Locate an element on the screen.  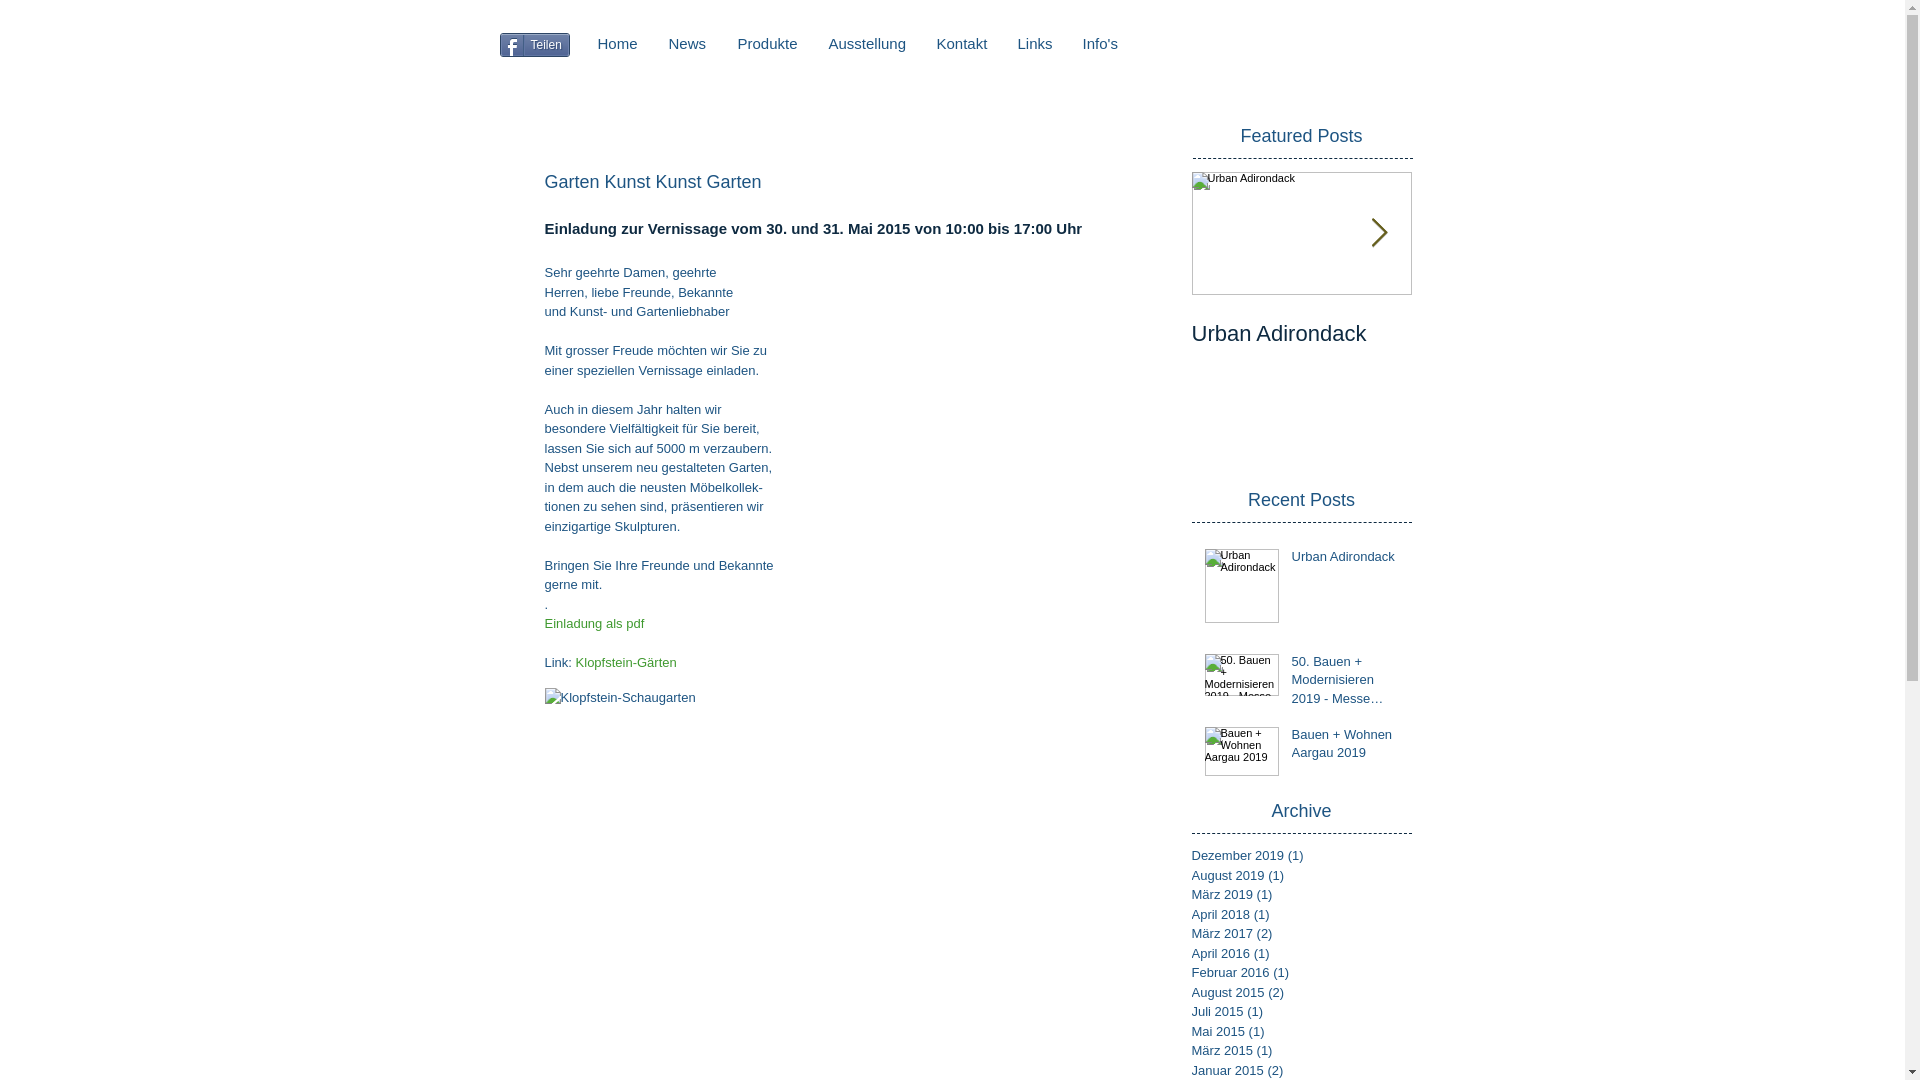
'August 2015 (2)' is located at coordinates (1296, 992).